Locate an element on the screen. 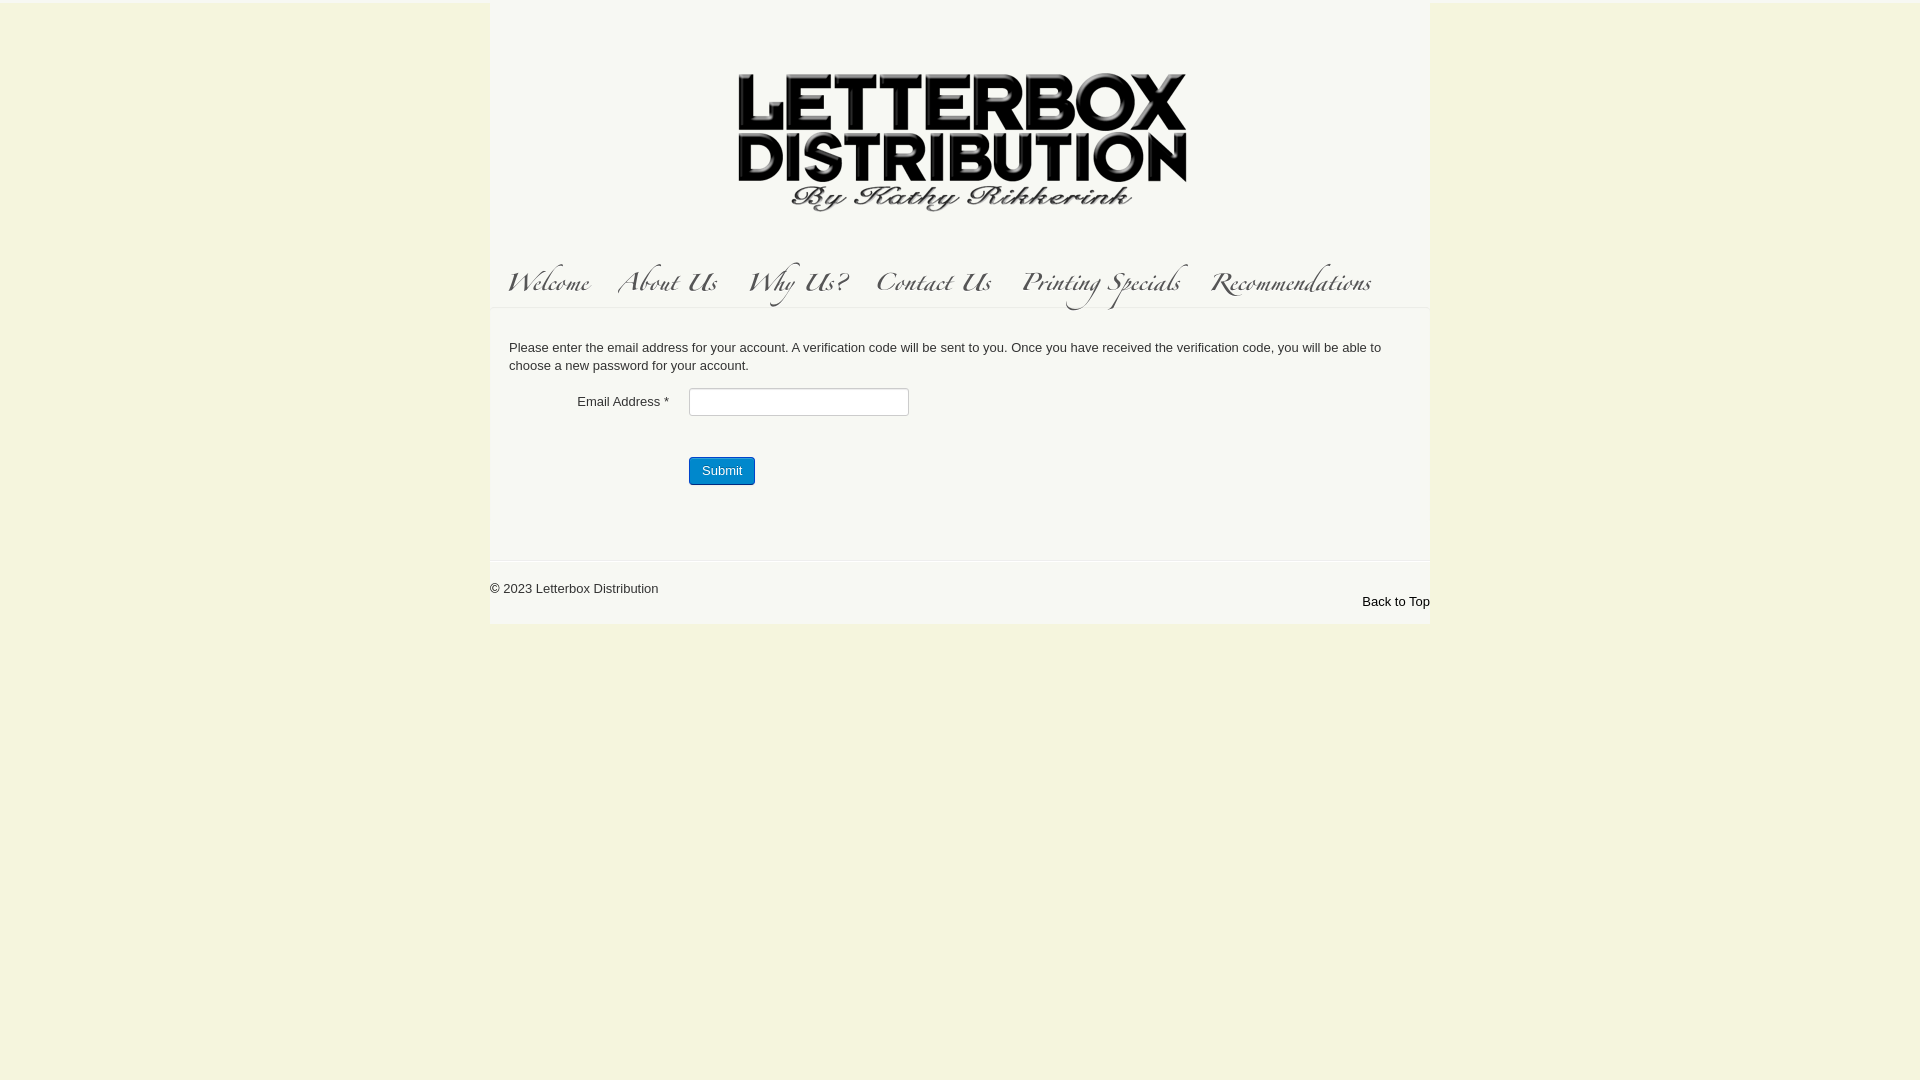  'Recommendations' is located at coordinates (1289, 286).